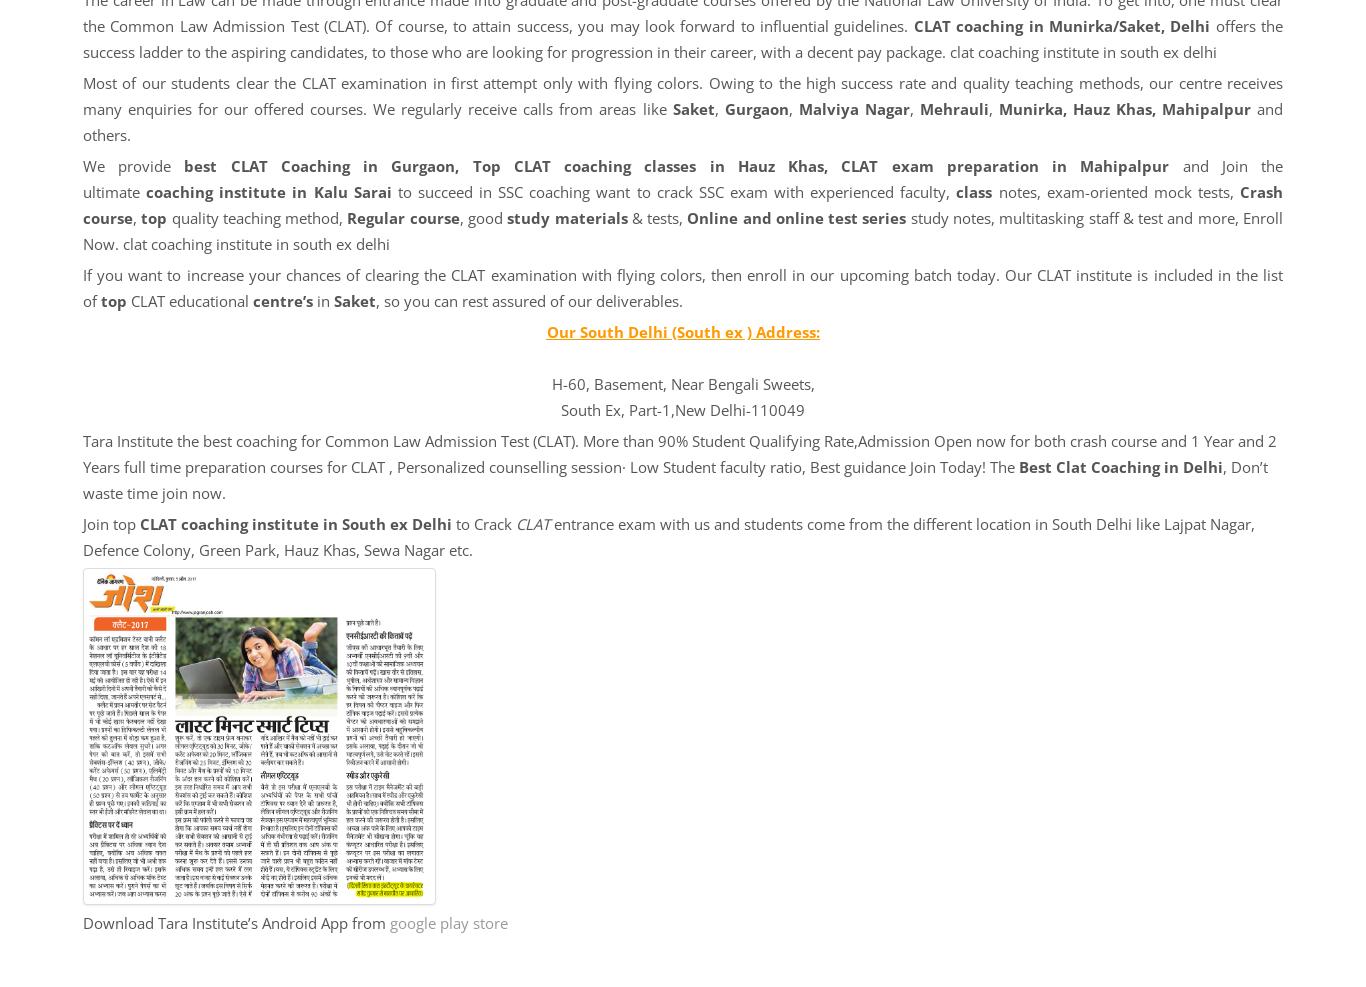 The width and height of the screenshot is (1366, 987). Describe the element at coordinates (448, 921) in the screenshot. I see `'google play store'` at that location.